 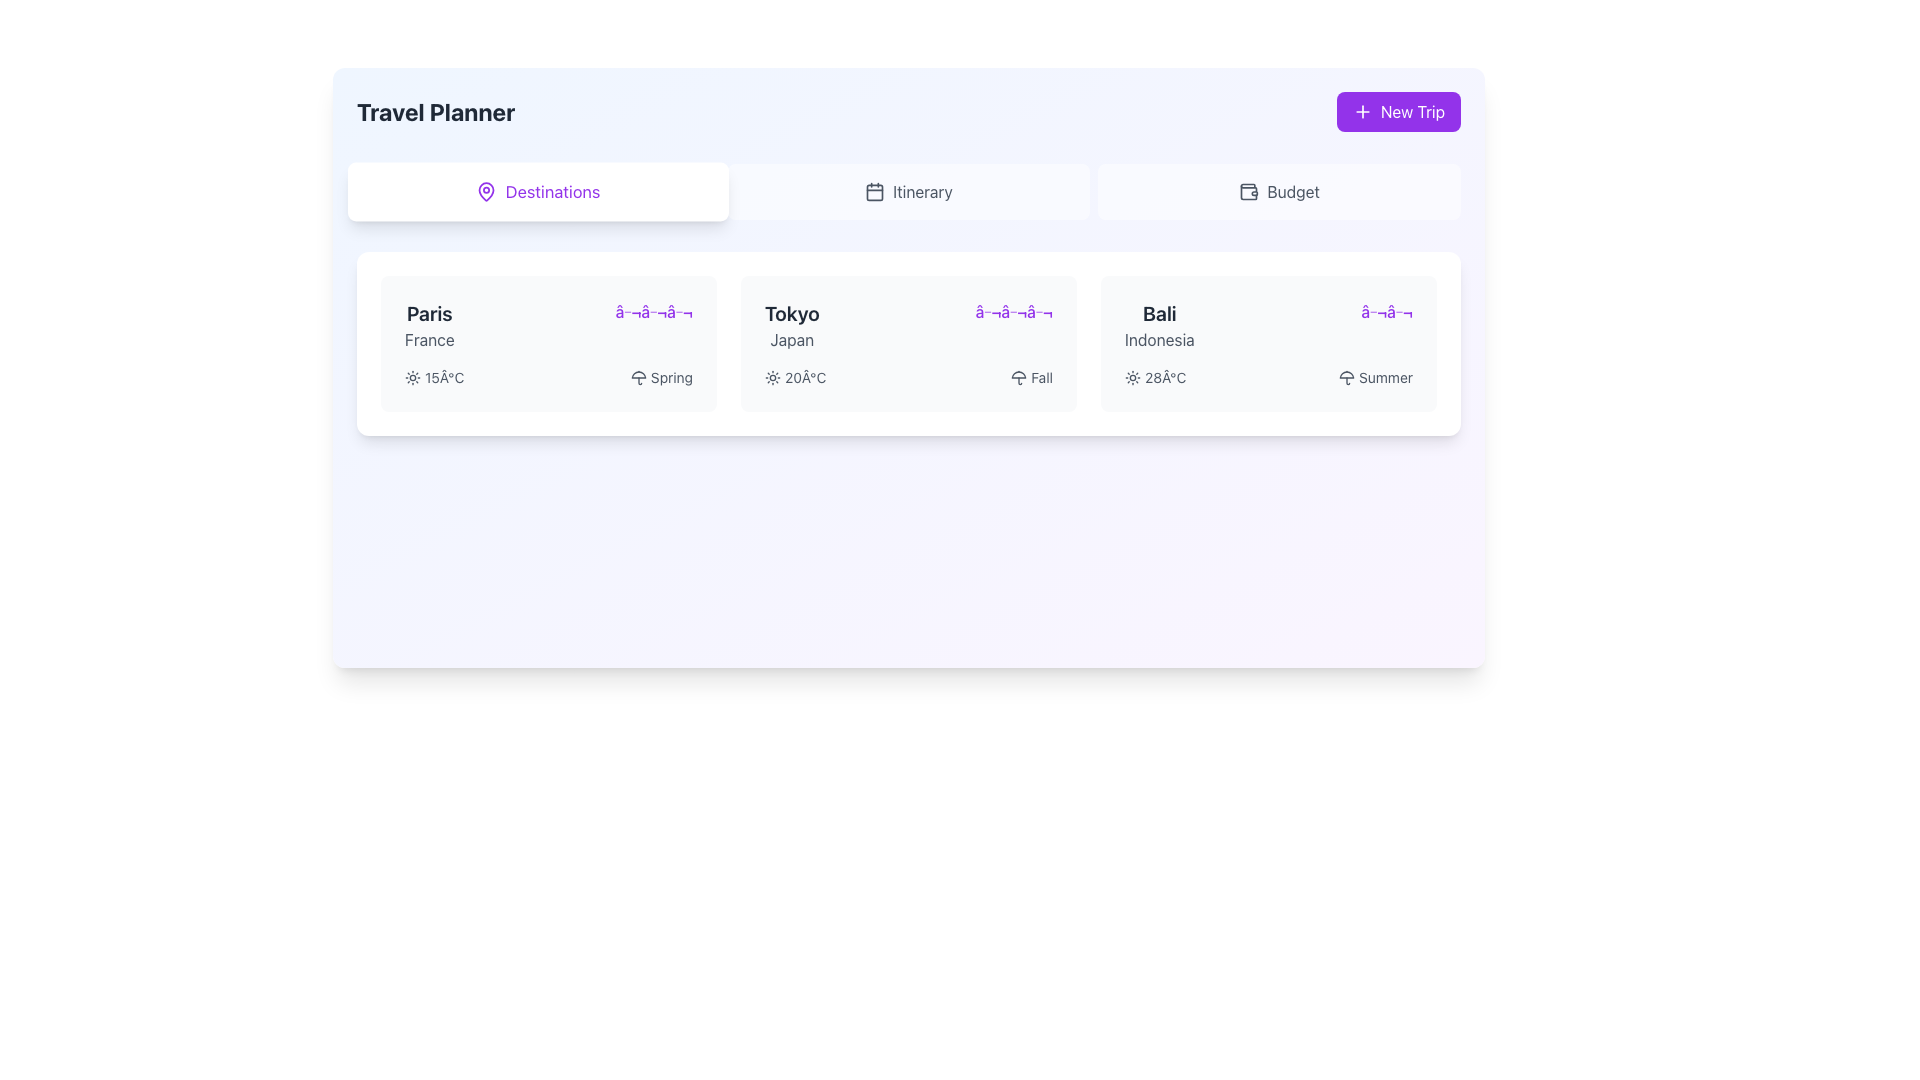 I want to click on the Spring icon located at the bottom right of the Paris destination card, which visually represents the season Spring, so click(x=637, y=378).